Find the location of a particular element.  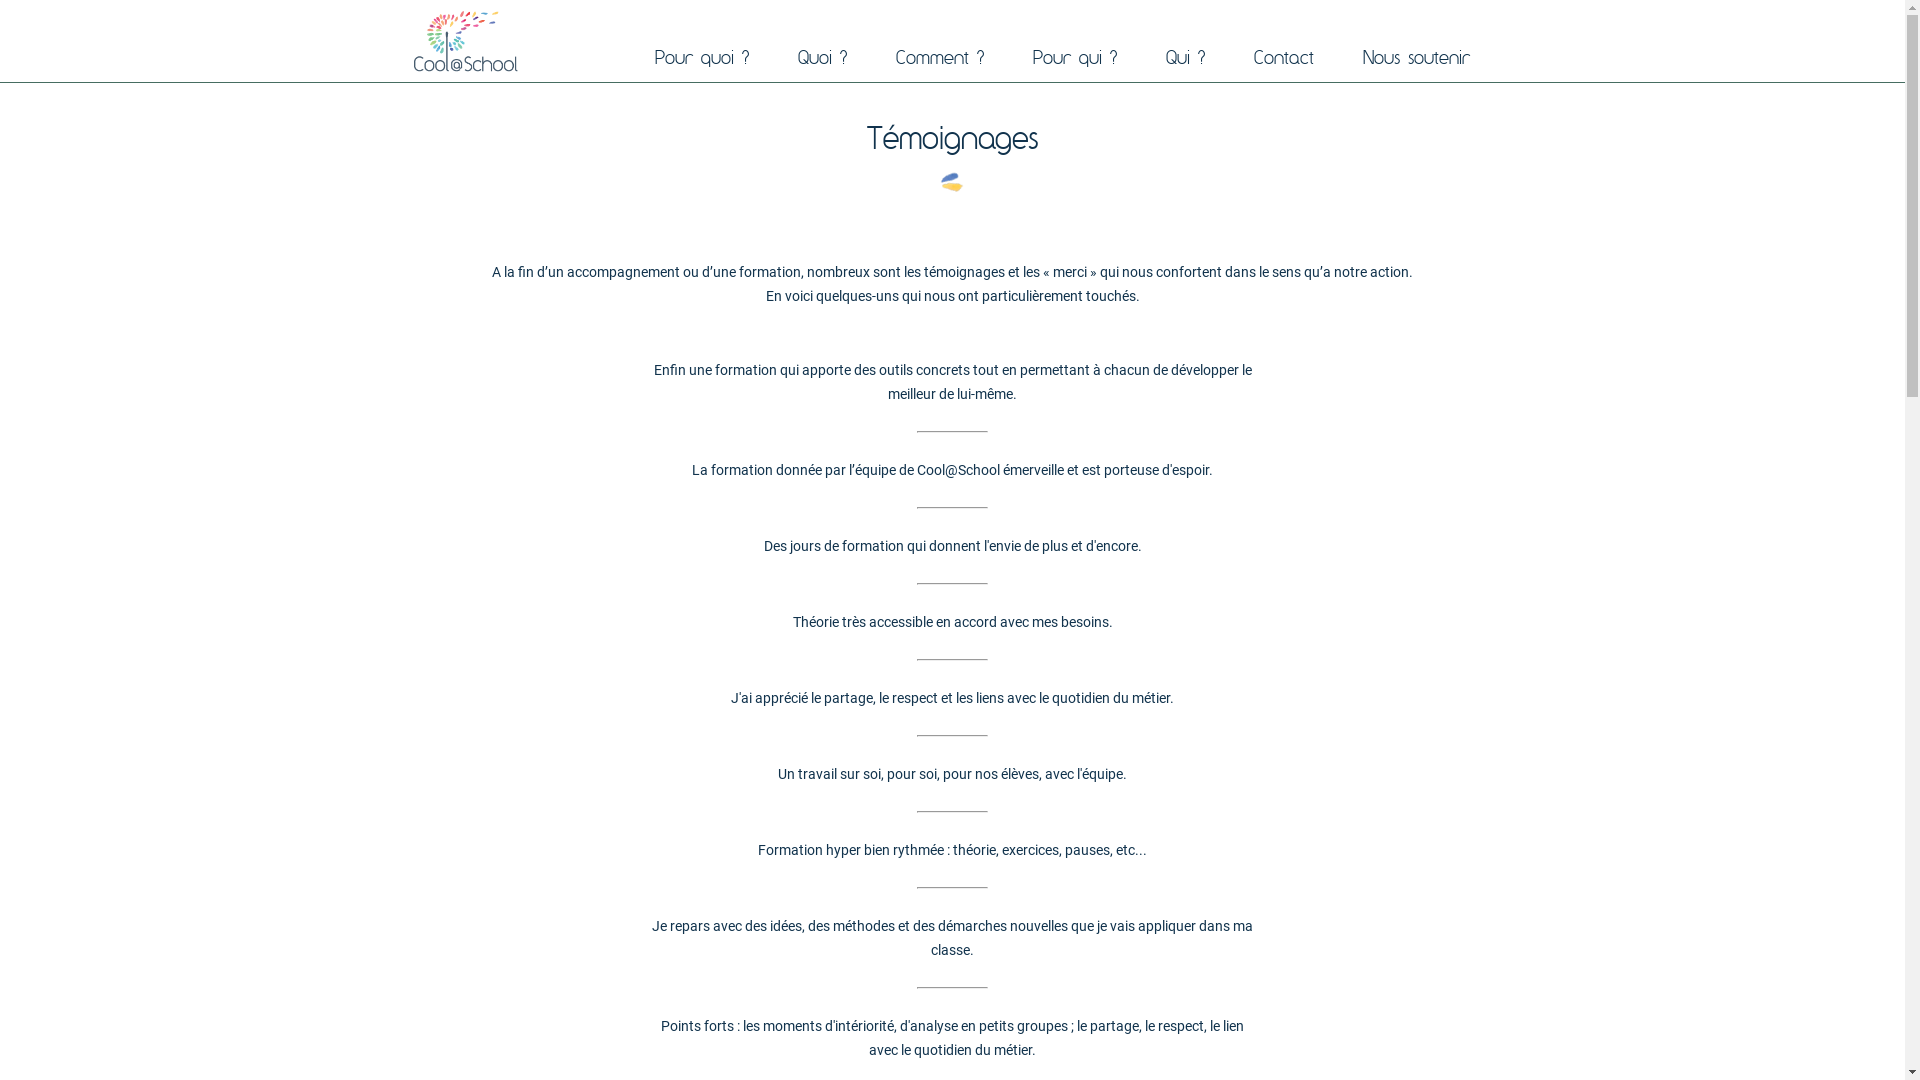

'Quoi ?' is located at coordinates (778, 55).